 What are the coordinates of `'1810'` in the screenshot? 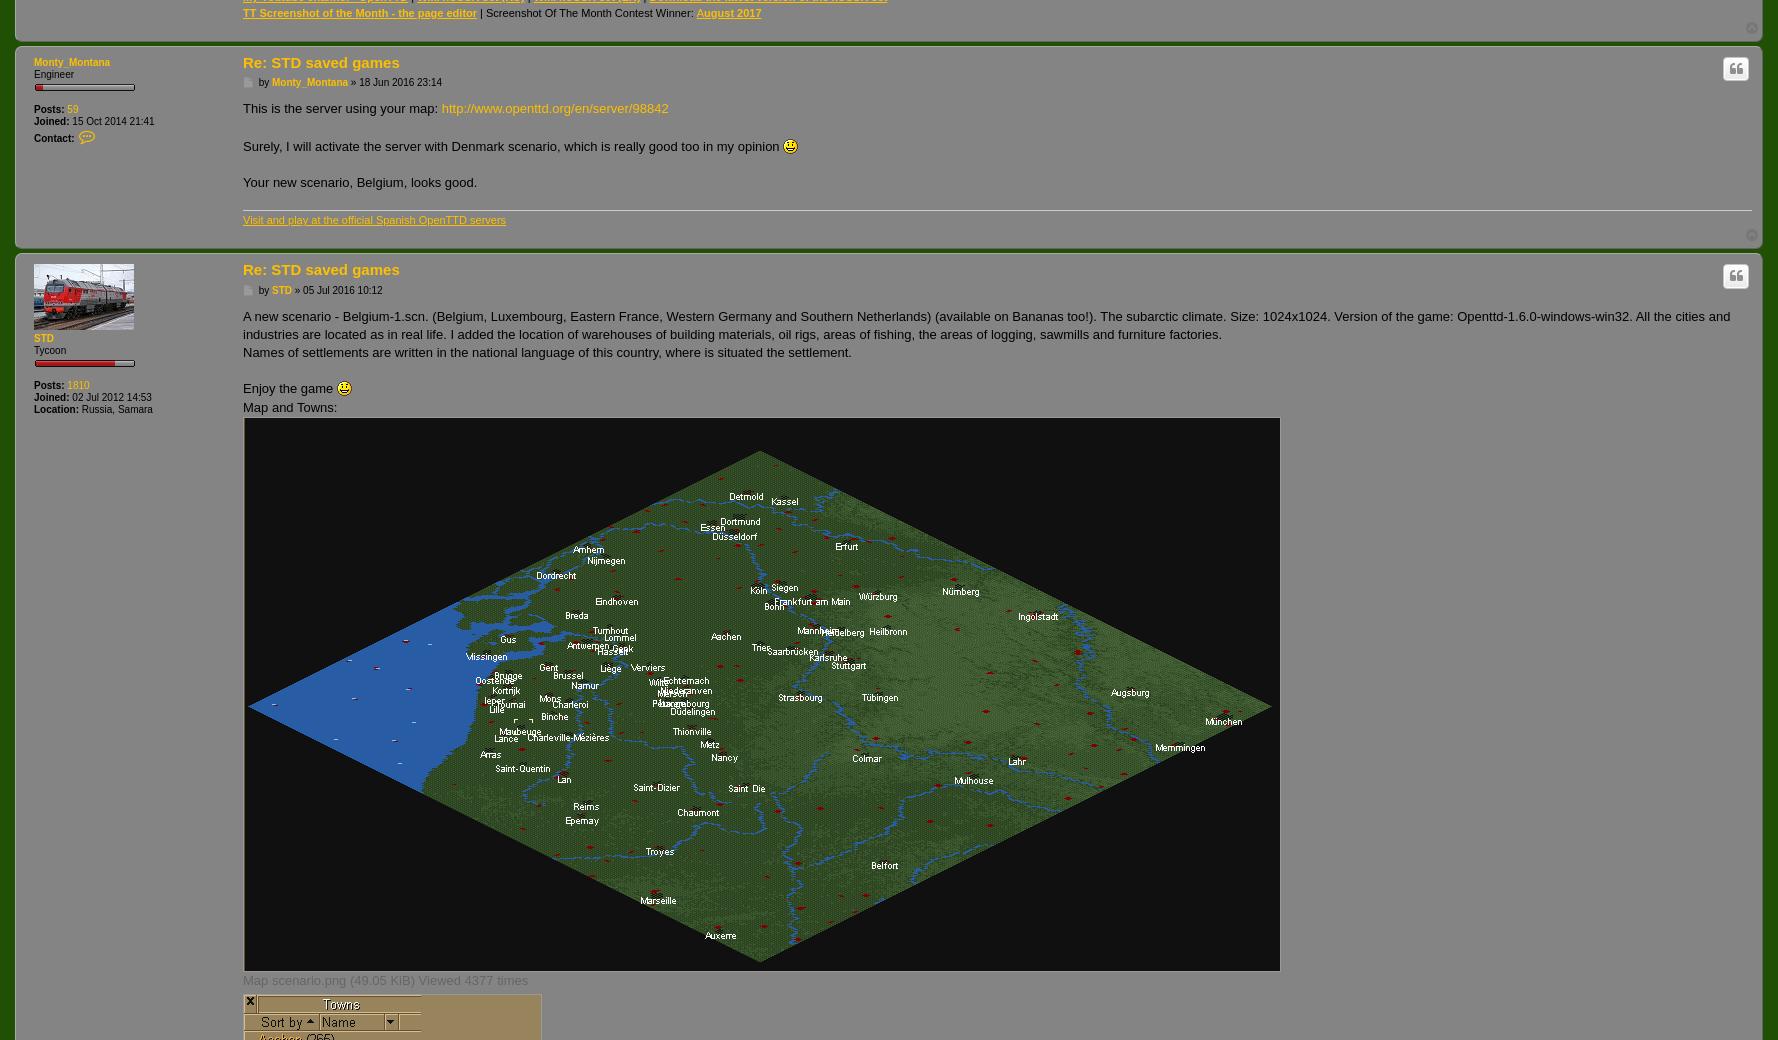 It's located at (77, 384).